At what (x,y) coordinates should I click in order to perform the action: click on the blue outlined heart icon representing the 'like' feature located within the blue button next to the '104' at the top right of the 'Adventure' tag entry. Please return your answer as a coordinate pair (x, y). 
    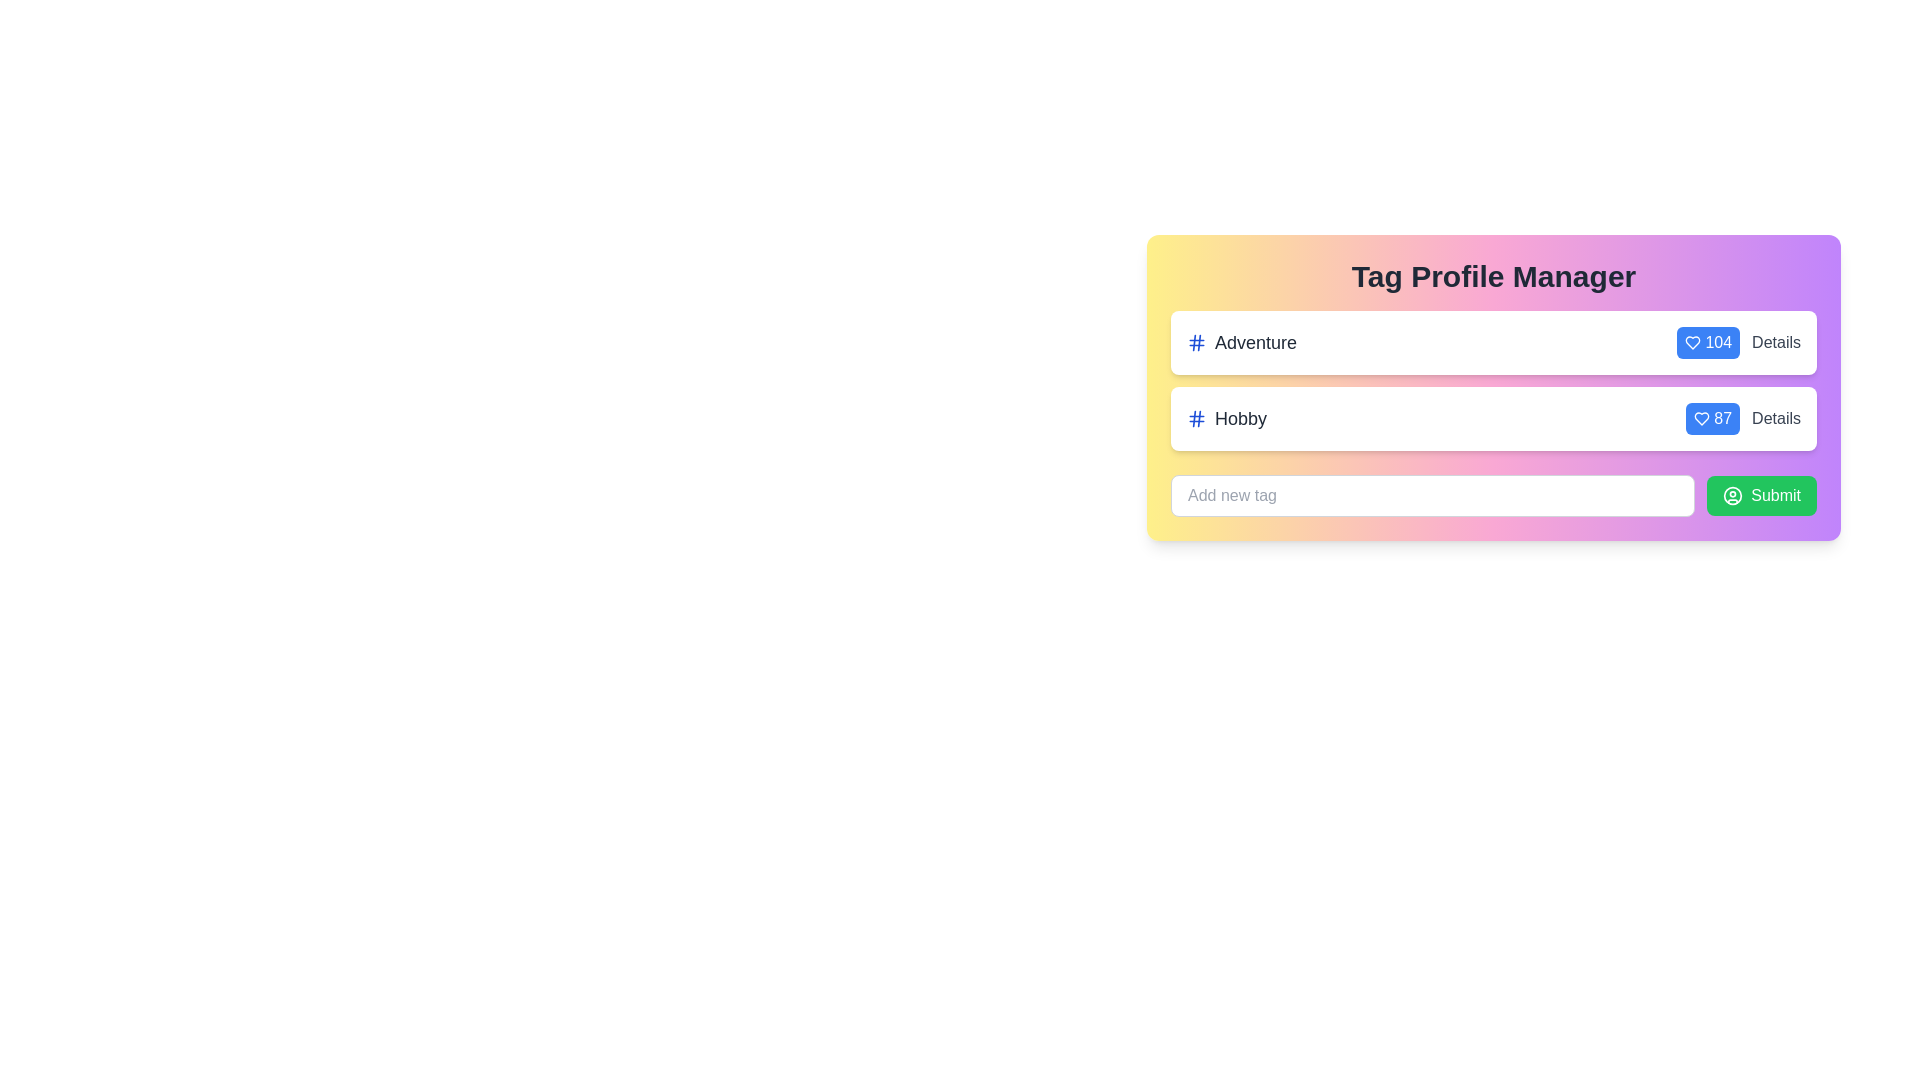
    Looking at the image, I should click on (1692, 342).